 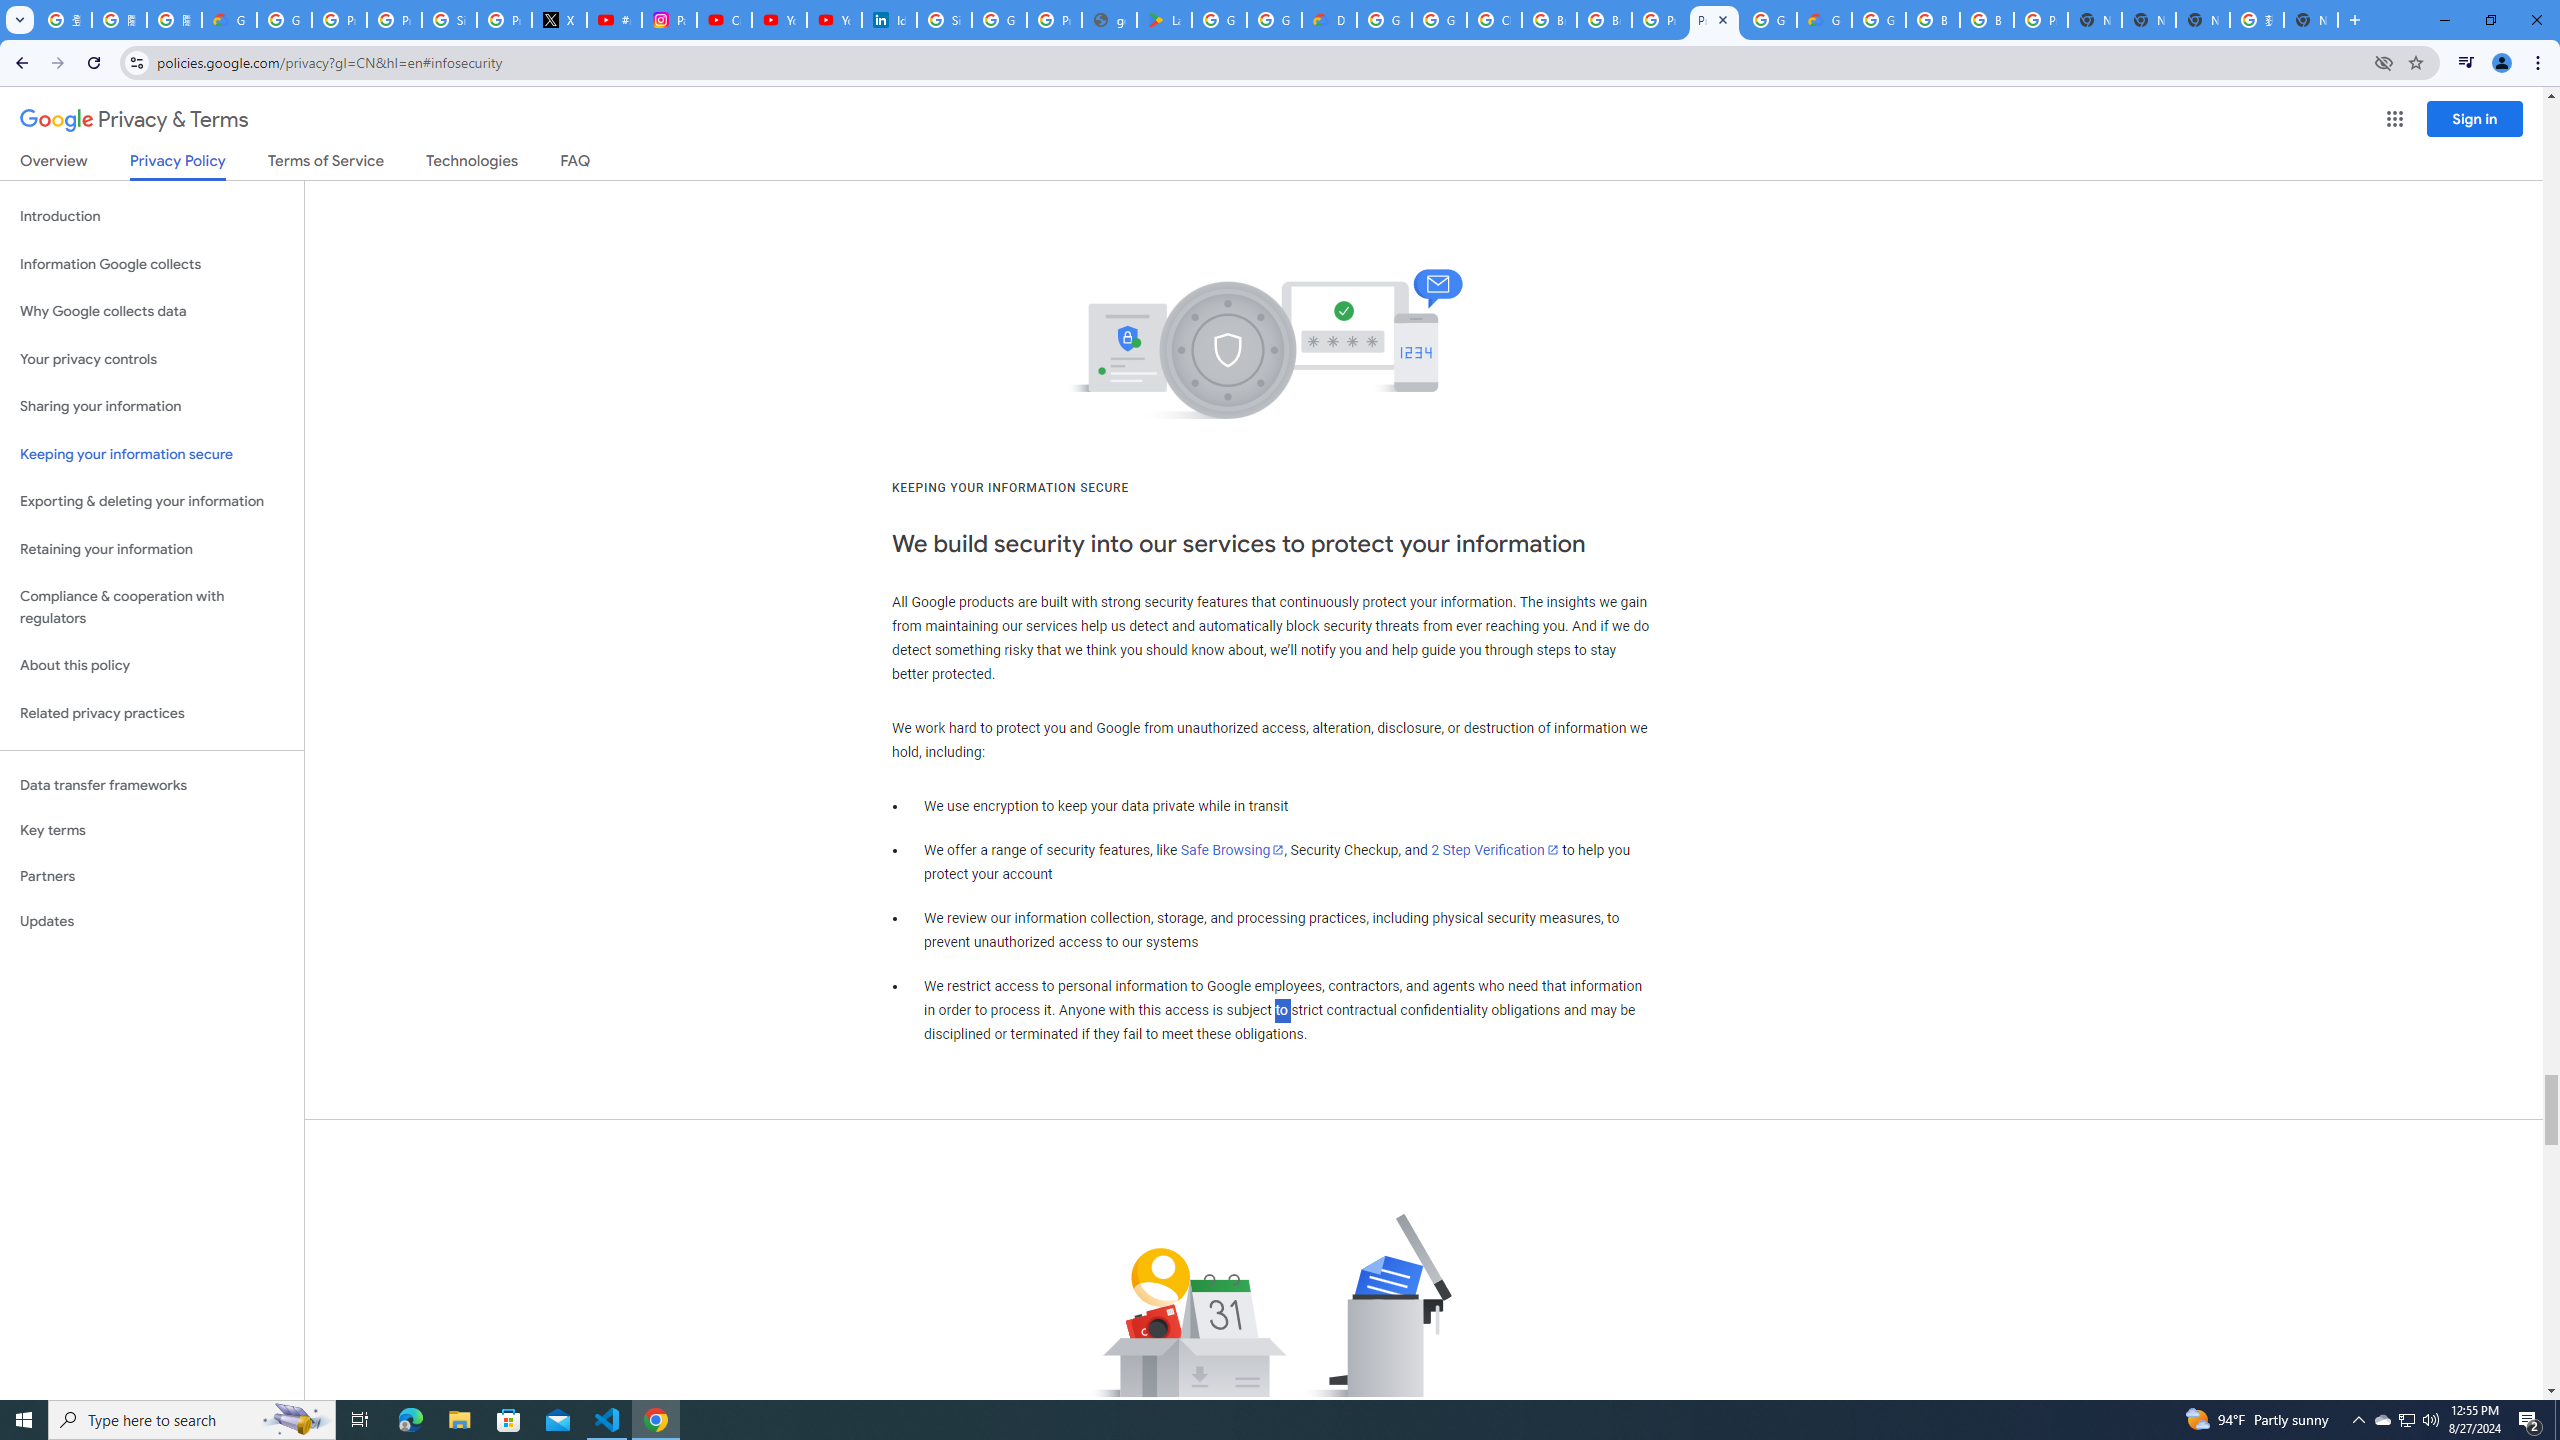 I want to click on 'About this policy', so click(x=151, y=666).